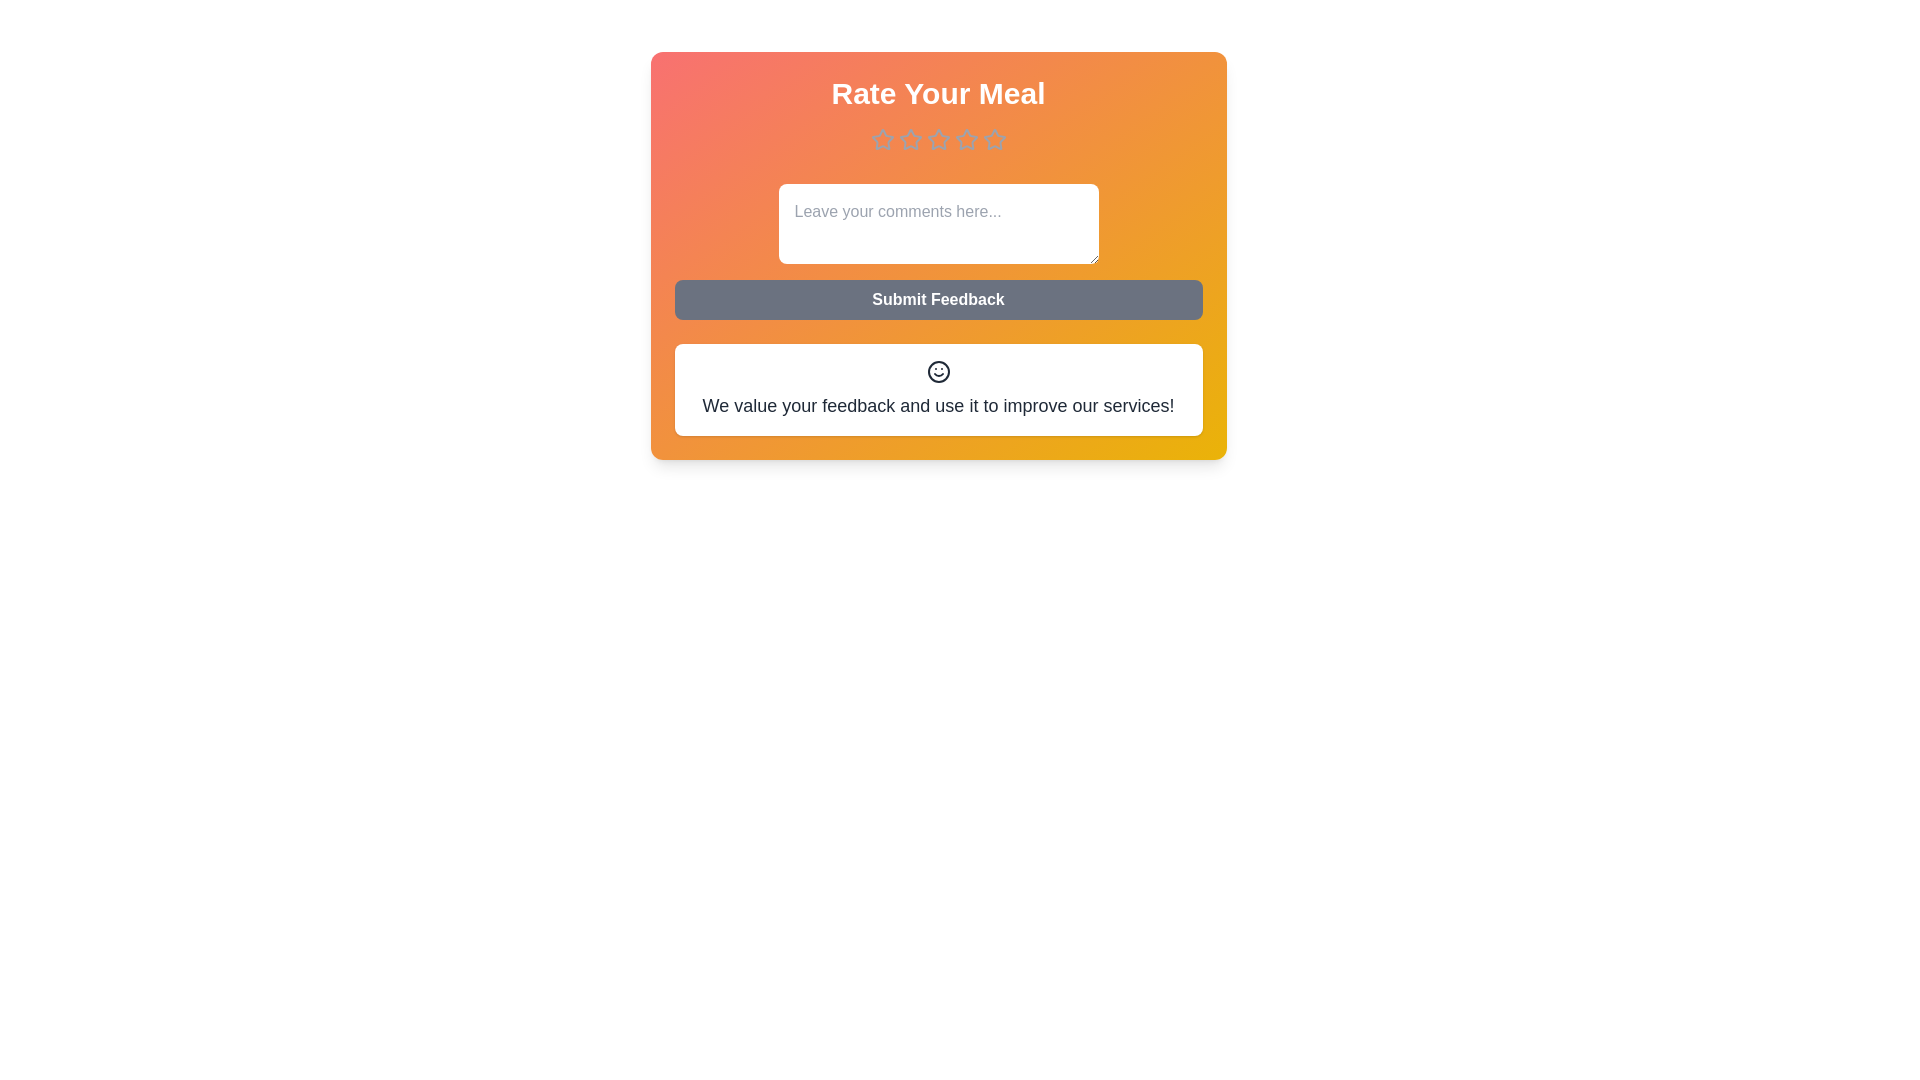  What do you see at coordinates (909, 138) in the screenshot?
I see `the meal rating to 2 stars by clicking on the corresponding star` at bounding box center [909, 138].